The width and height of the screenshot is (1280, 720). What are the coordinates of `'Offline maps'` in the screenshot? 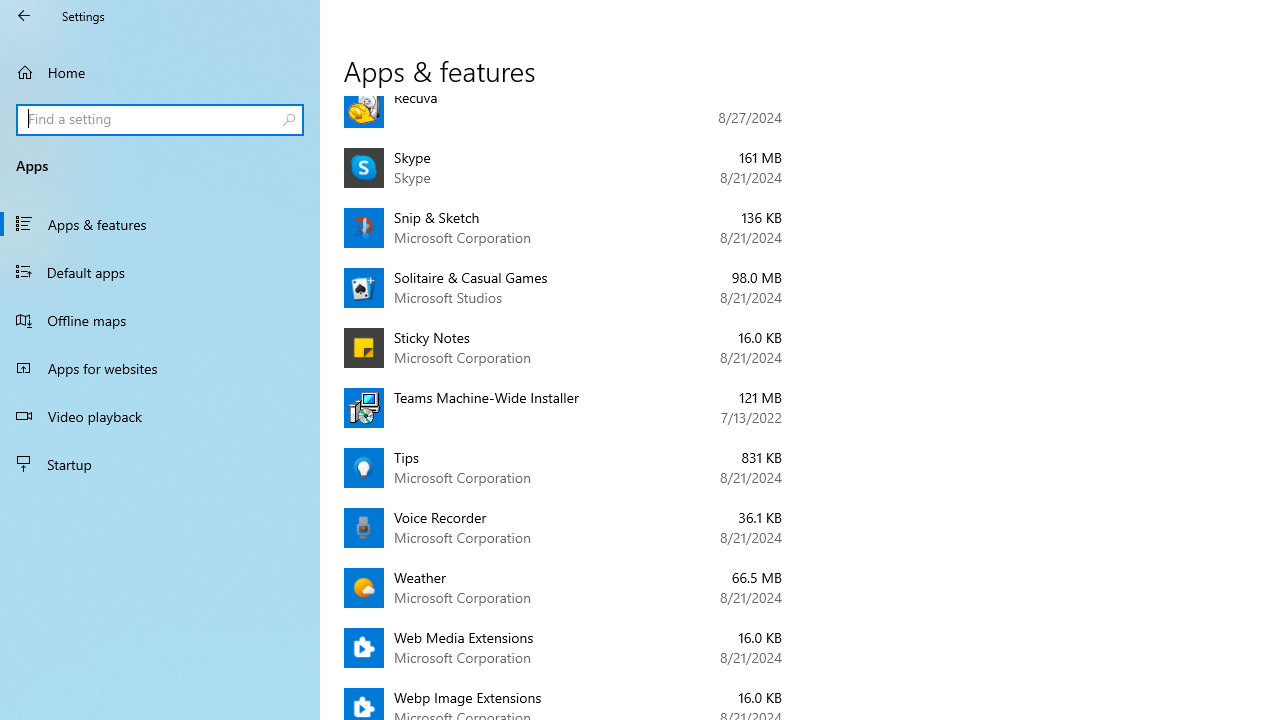 It's located at (160, 319).